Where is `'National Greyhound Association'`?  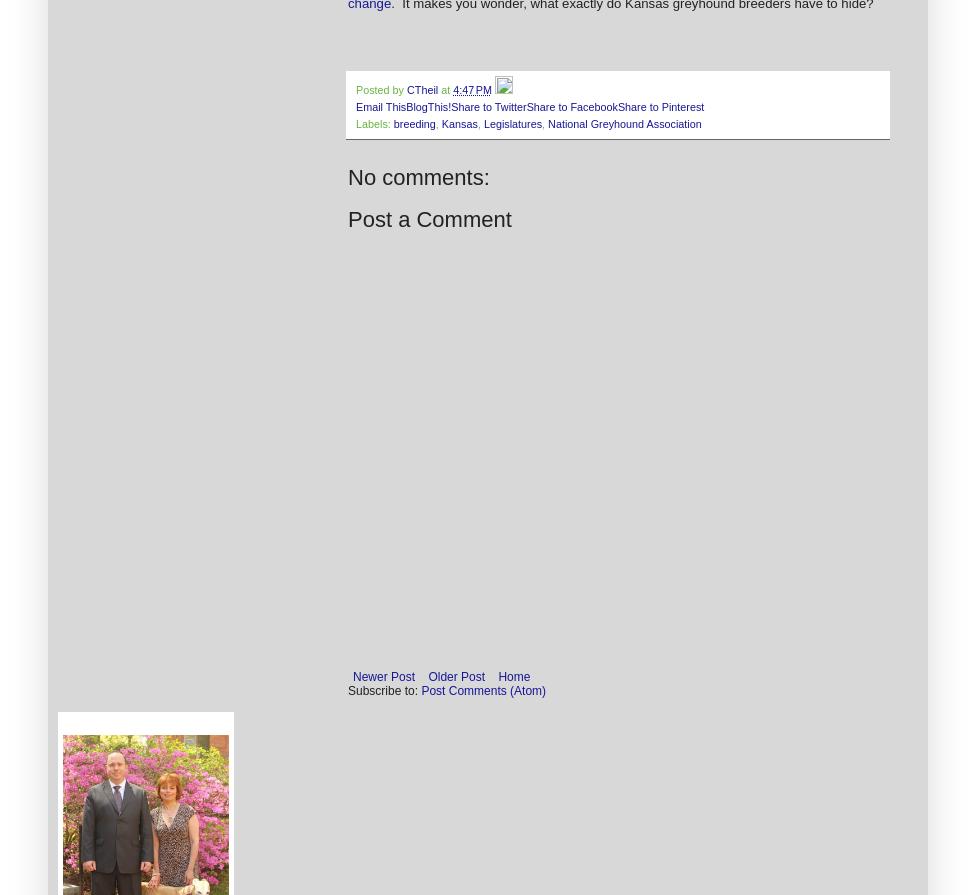
'National Greyhound Association' is located at coordinates (623, 123).